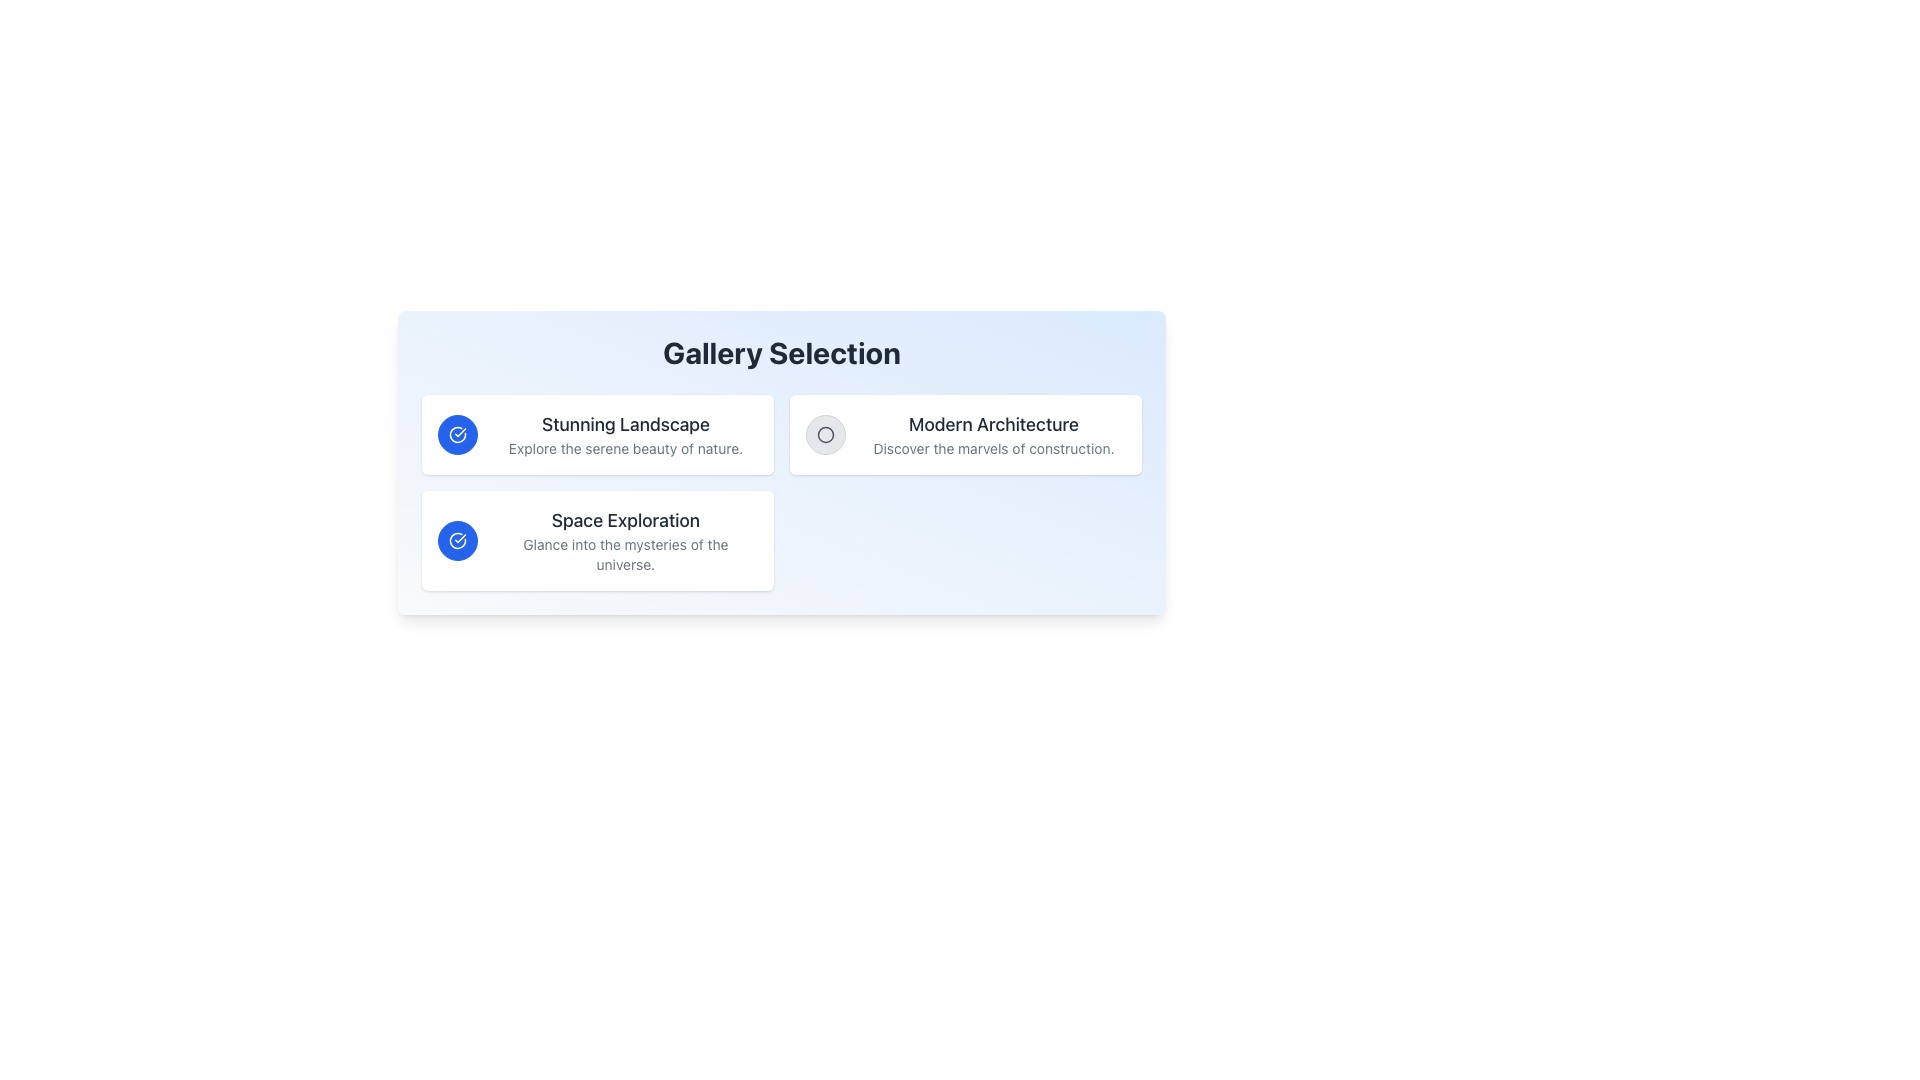 The width and height of the screenshot is (1920, 1080). Describe the element at coordinates (993, 434) in the screenshot. I see `the Text Content Group with Title 'Modern Architecture'` at that location.